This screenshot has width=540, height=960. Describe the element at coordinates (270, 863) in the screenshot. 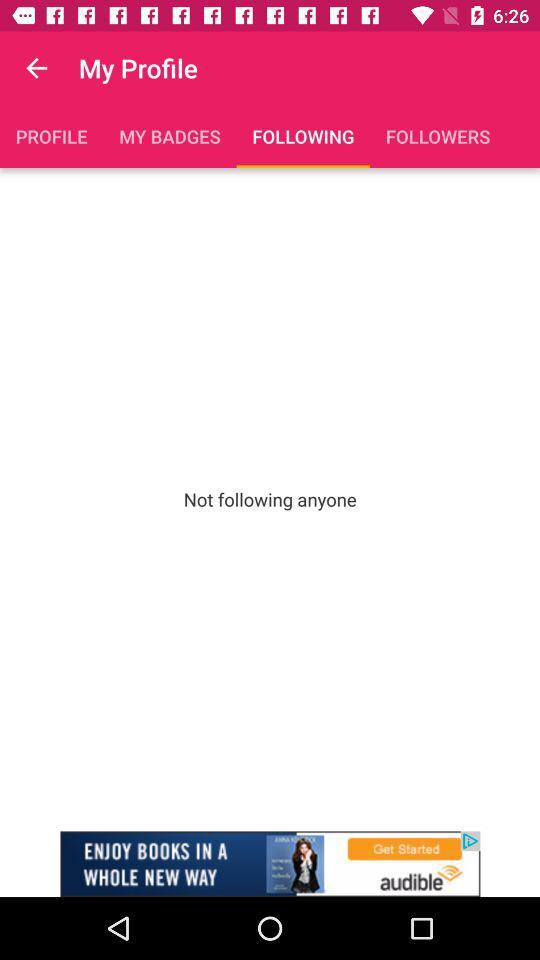

I see `advertisement` at that location.